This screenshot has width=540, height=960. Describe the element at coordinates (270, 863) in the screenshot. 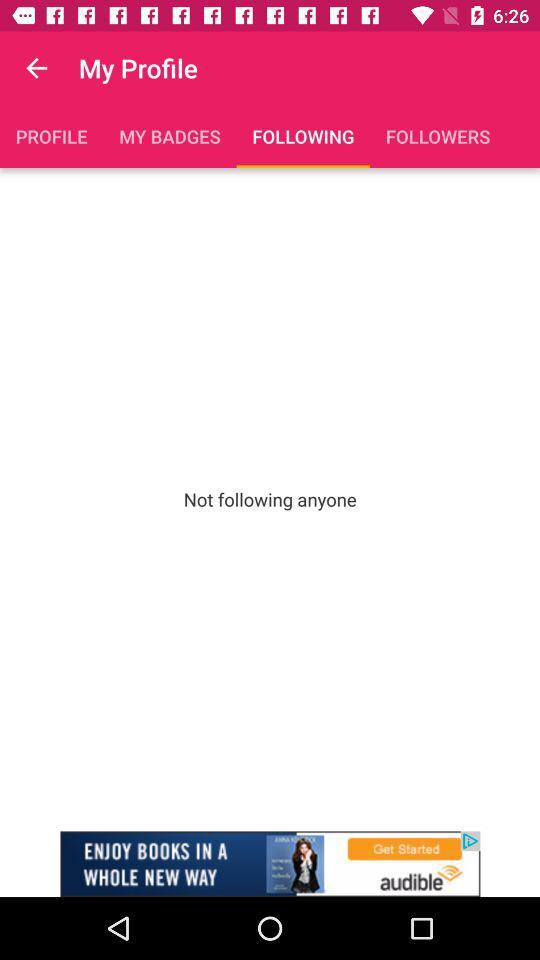

I see `advertisement` at that location.